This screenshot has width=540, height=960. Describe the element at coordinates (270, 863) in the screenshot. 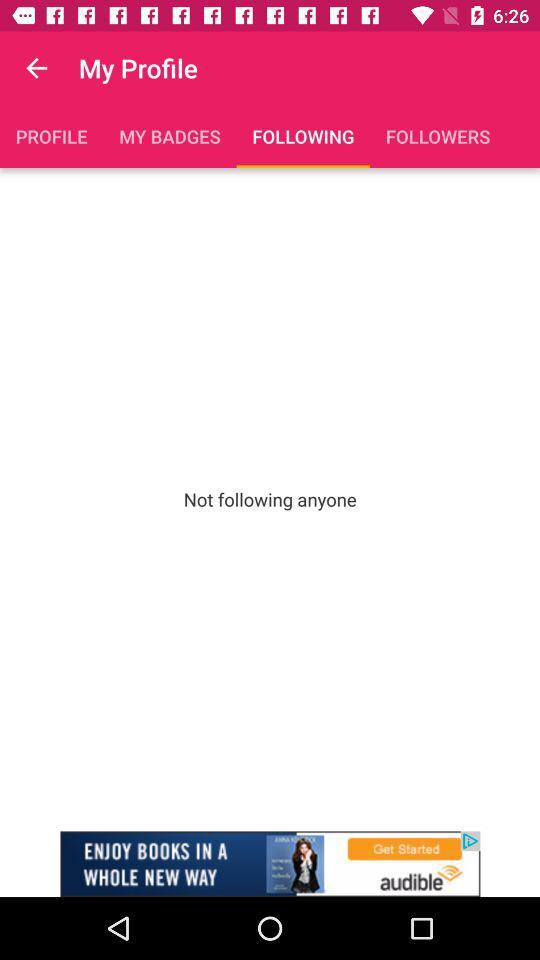

I see `advertisement` at that location.